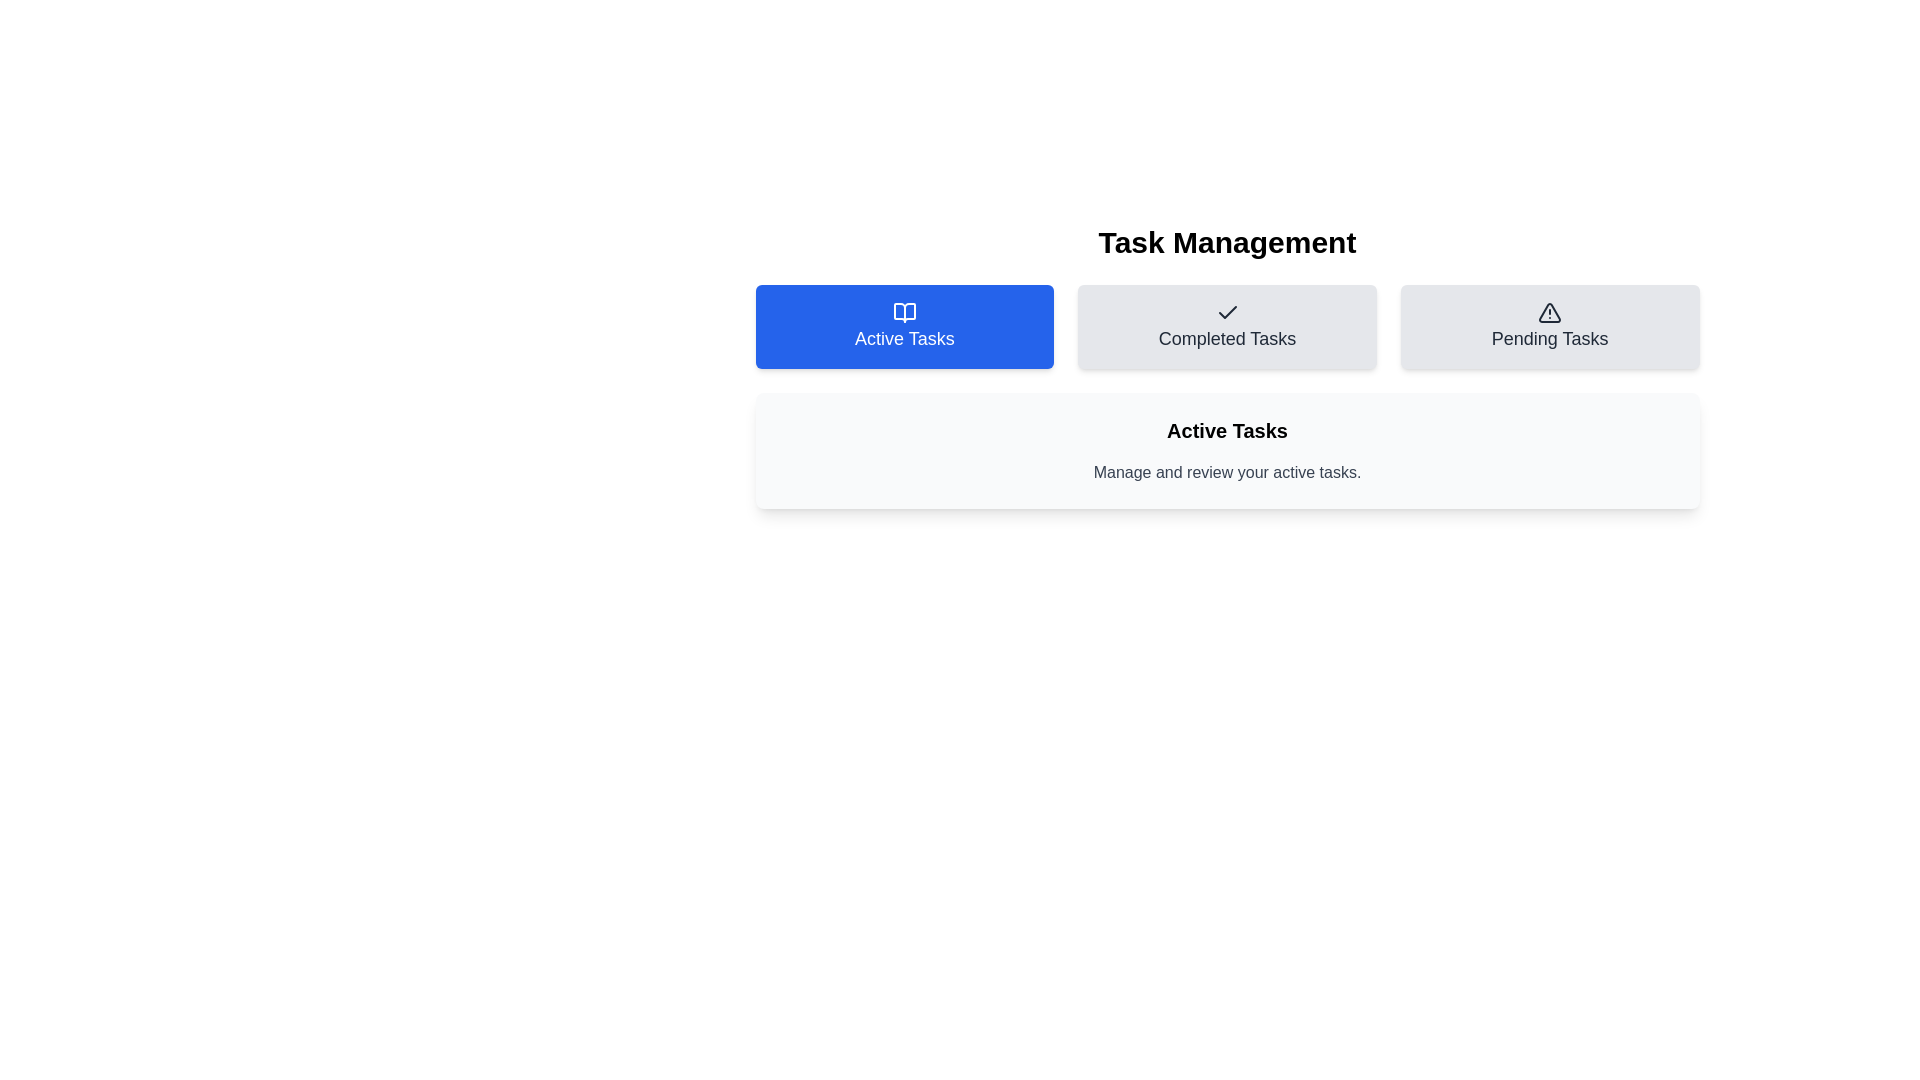 This screenshot has height=1080, width=1920. Describe the element at coordinates (1226, 326) in the screenshot. I see `the tab labeled 'Completed Tasks'` at that location.